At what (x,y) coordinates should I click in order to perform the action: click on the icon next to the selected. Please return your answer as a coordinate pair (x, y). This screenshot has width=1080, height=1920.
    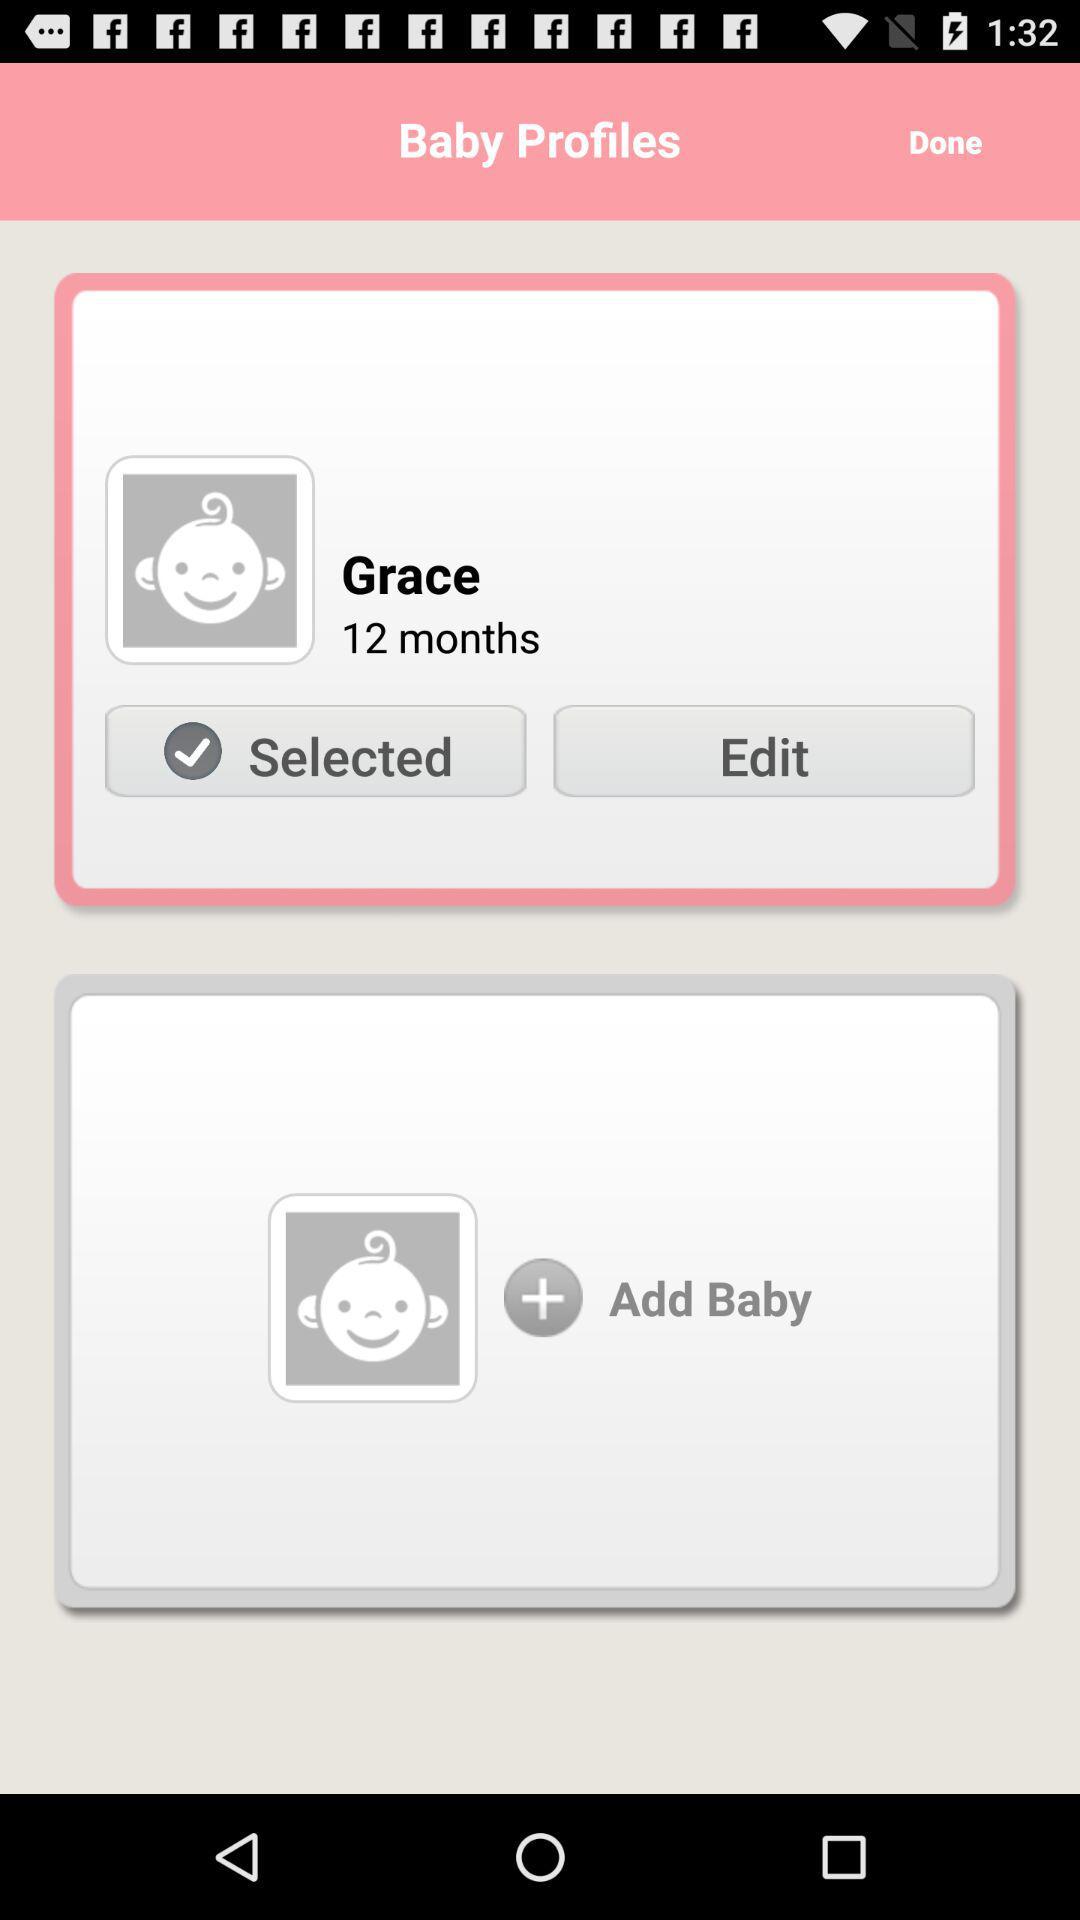
    Looking at the image, I should click on (764, 750).